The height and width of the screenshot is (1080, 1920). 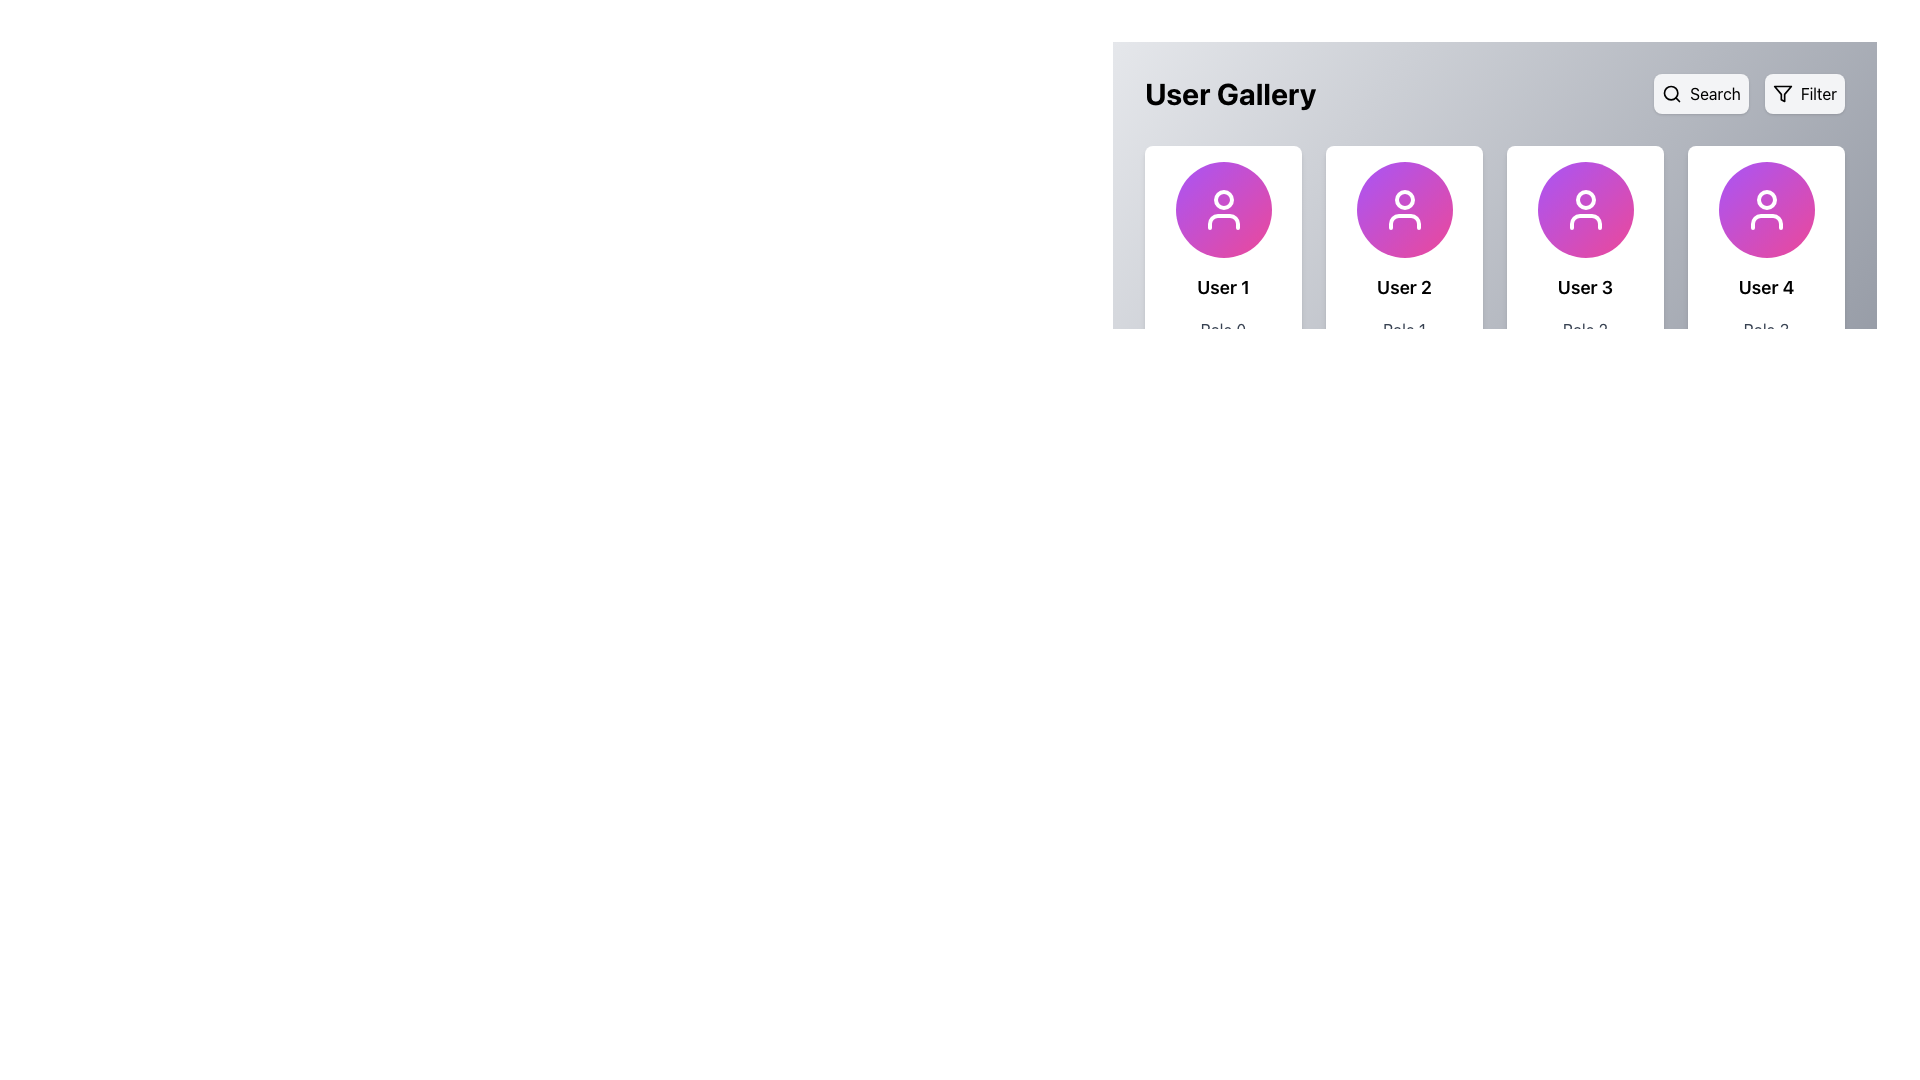 What do you see at coordinates (1804, 93) in the screenshot?
I see `the 'Filter' button, which has a gray background, rounded corners, a filter icon on the left, and the text 'Filter' on the right, located at the top-right corner of the interface` at bounding box center [1804, 93].